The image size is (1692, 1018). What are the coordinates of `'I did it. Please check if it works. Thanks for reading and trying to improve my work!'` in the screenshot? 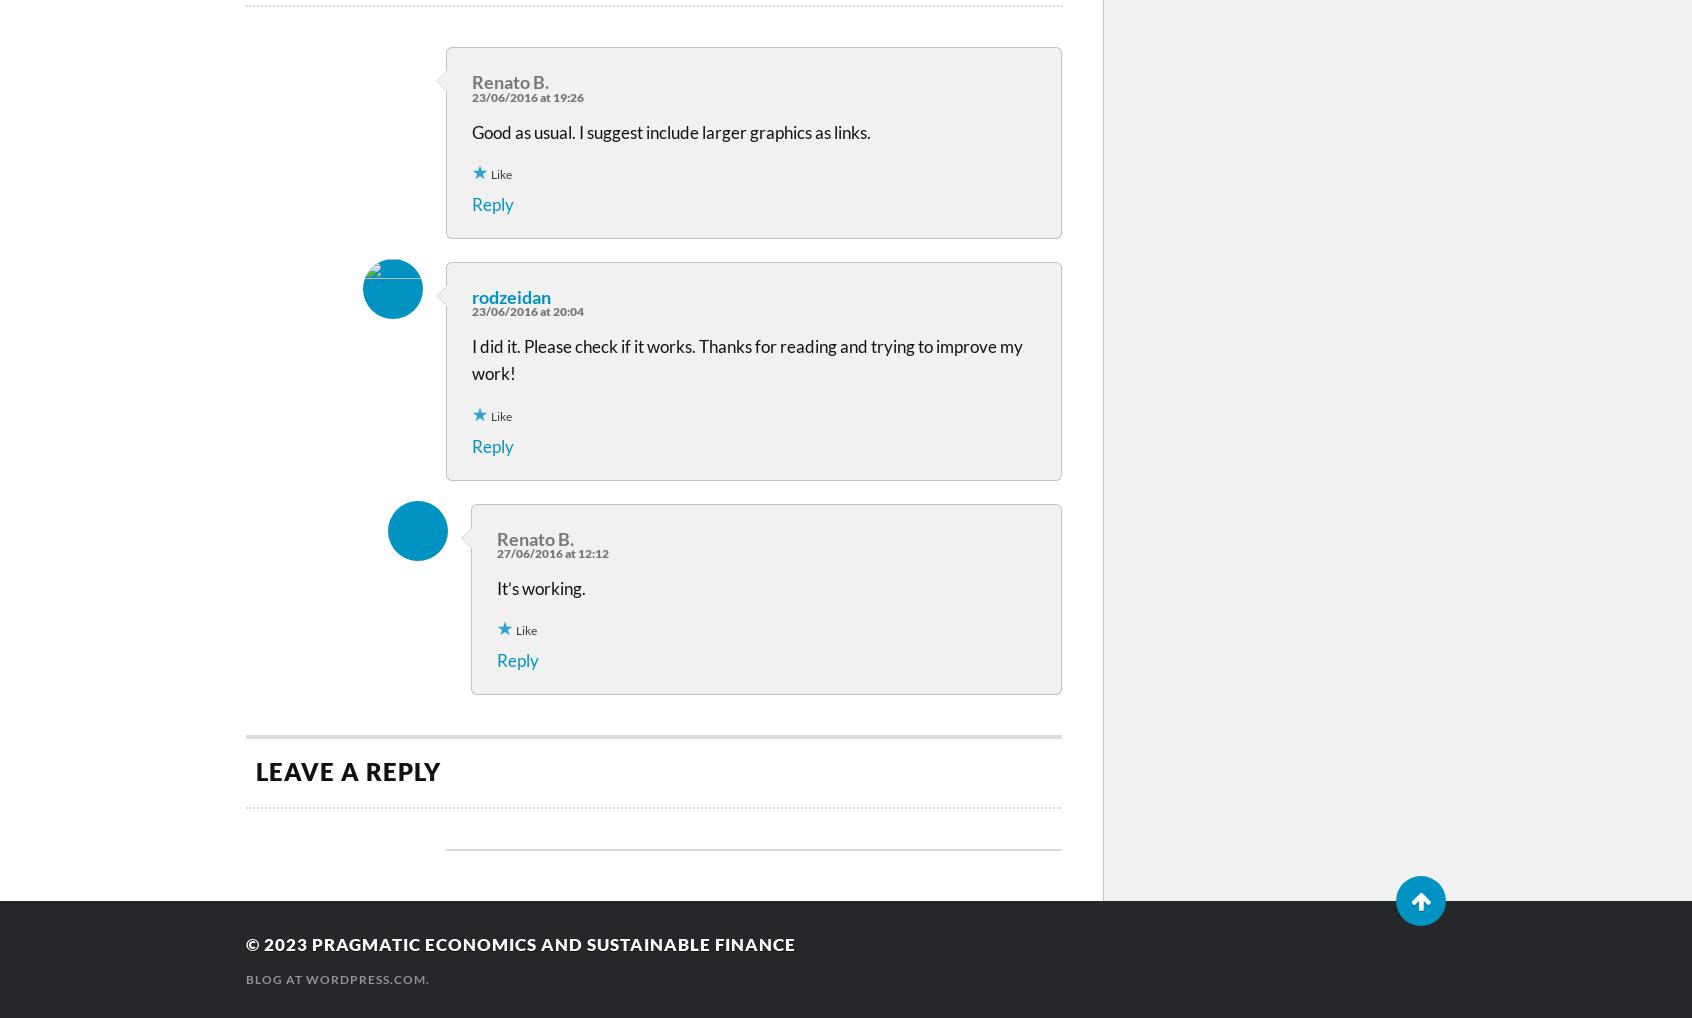 It's located at (471, 359).